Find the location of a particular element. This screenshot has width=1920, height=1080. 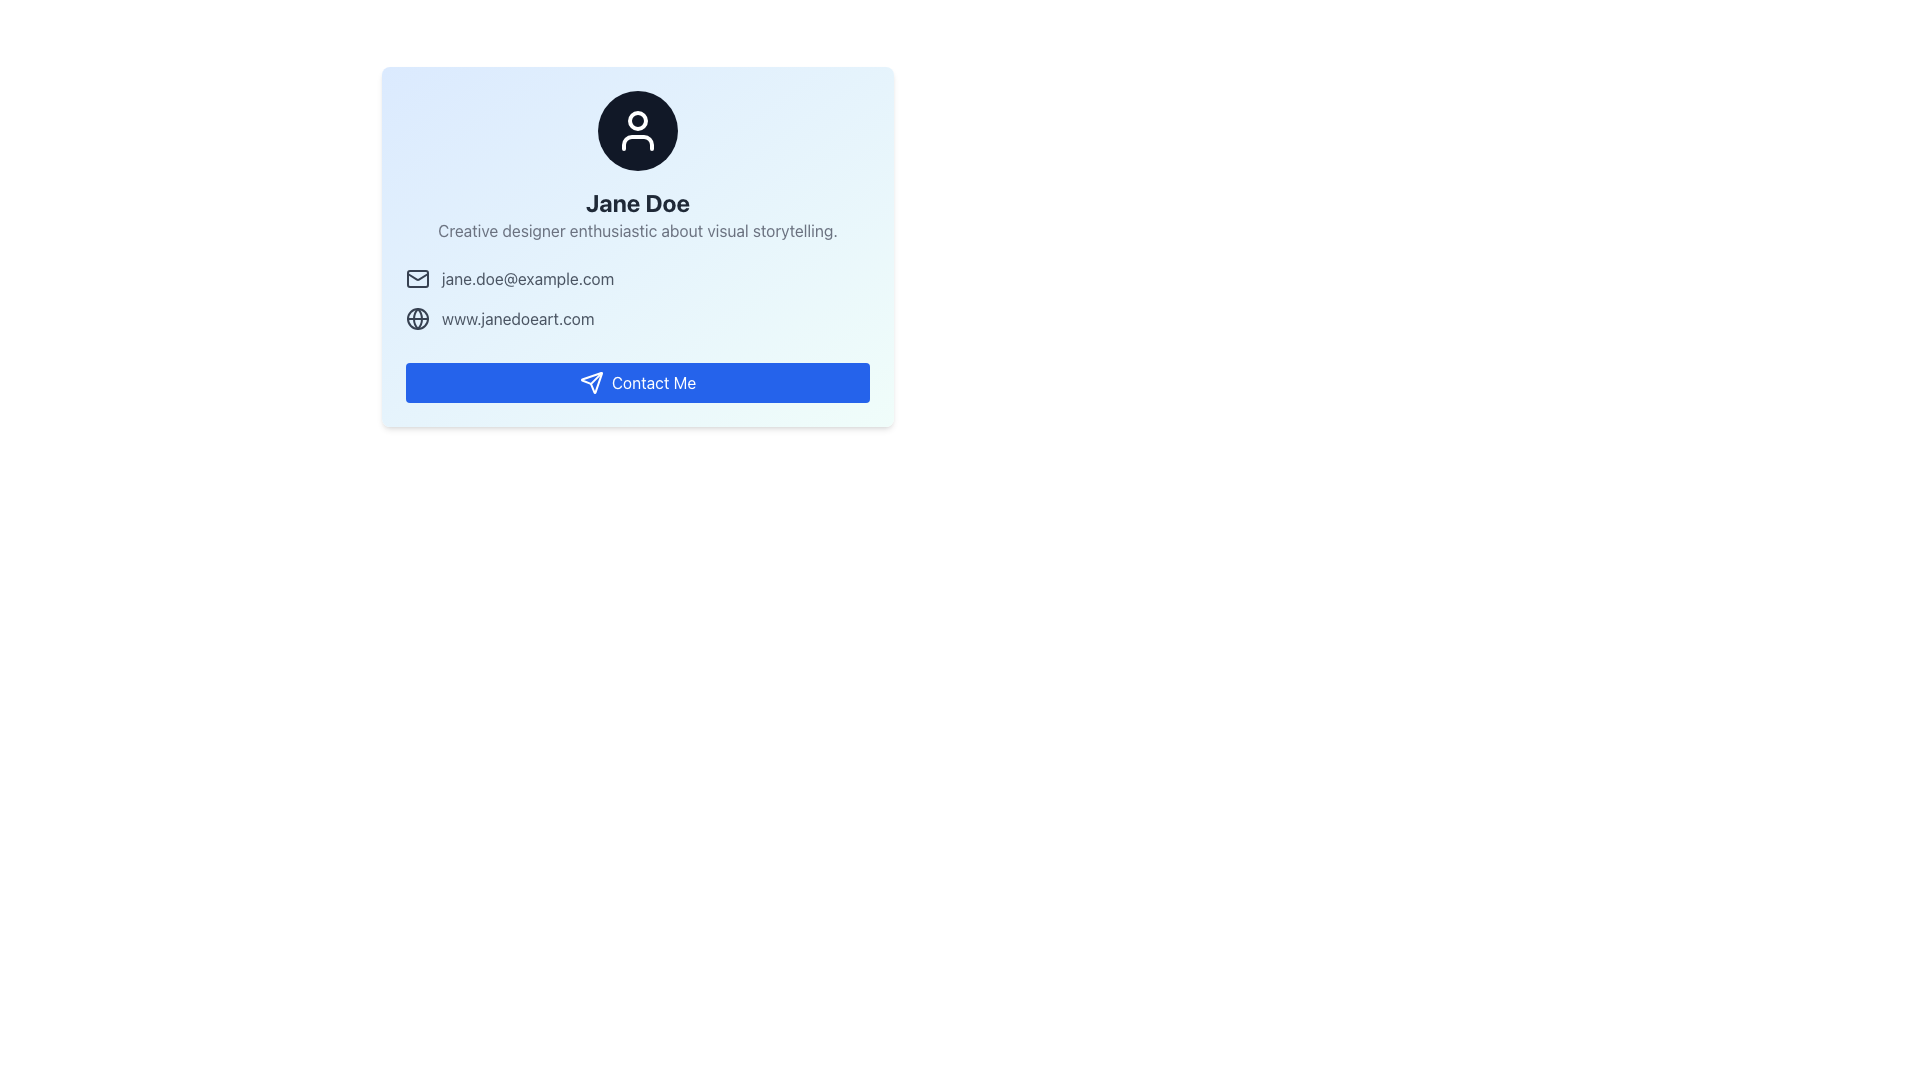

the foremost circular element of the globe icon, which symbolizes global connectivity within the contact card, located to the left of the 'www.janedoeart.com' text is located at coordinates (416, 318).